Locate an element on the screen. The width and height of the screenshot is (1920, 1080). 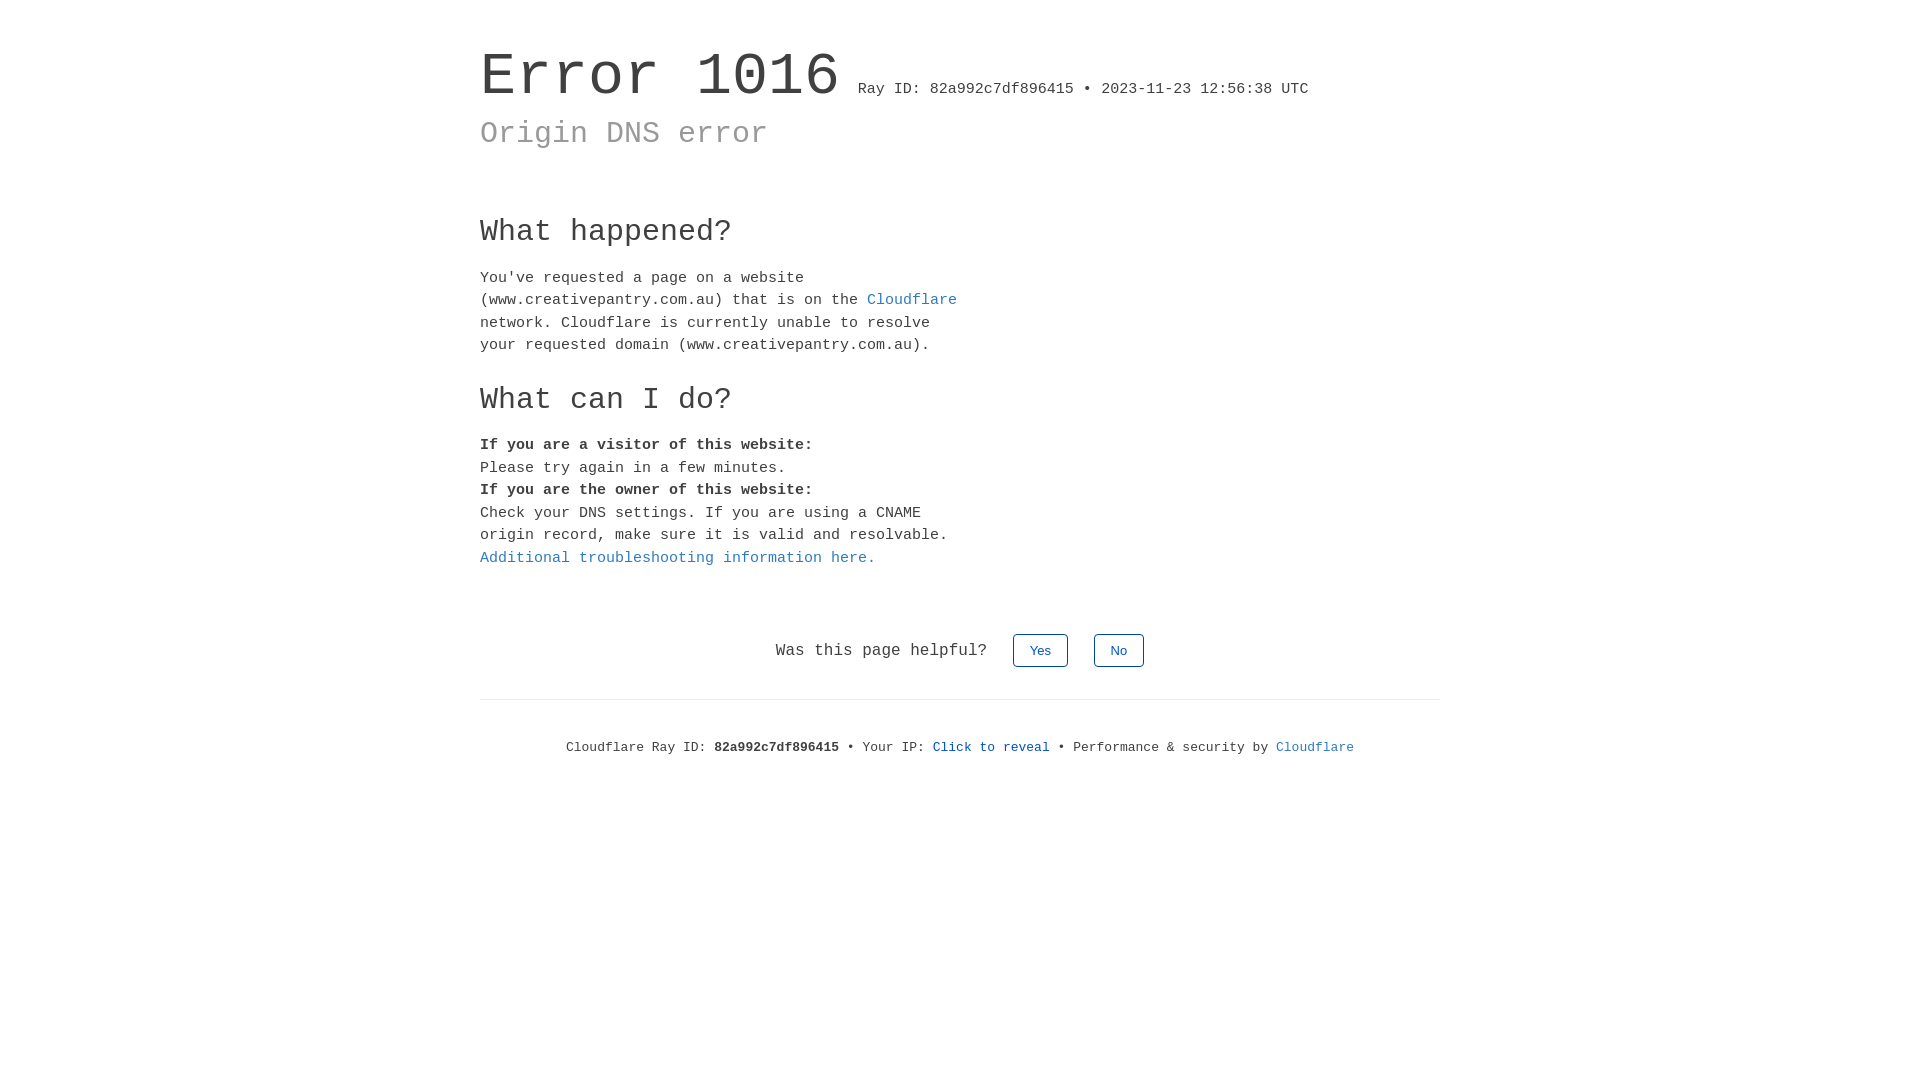
'Cloudflare' is located at coordinates (911, 300).